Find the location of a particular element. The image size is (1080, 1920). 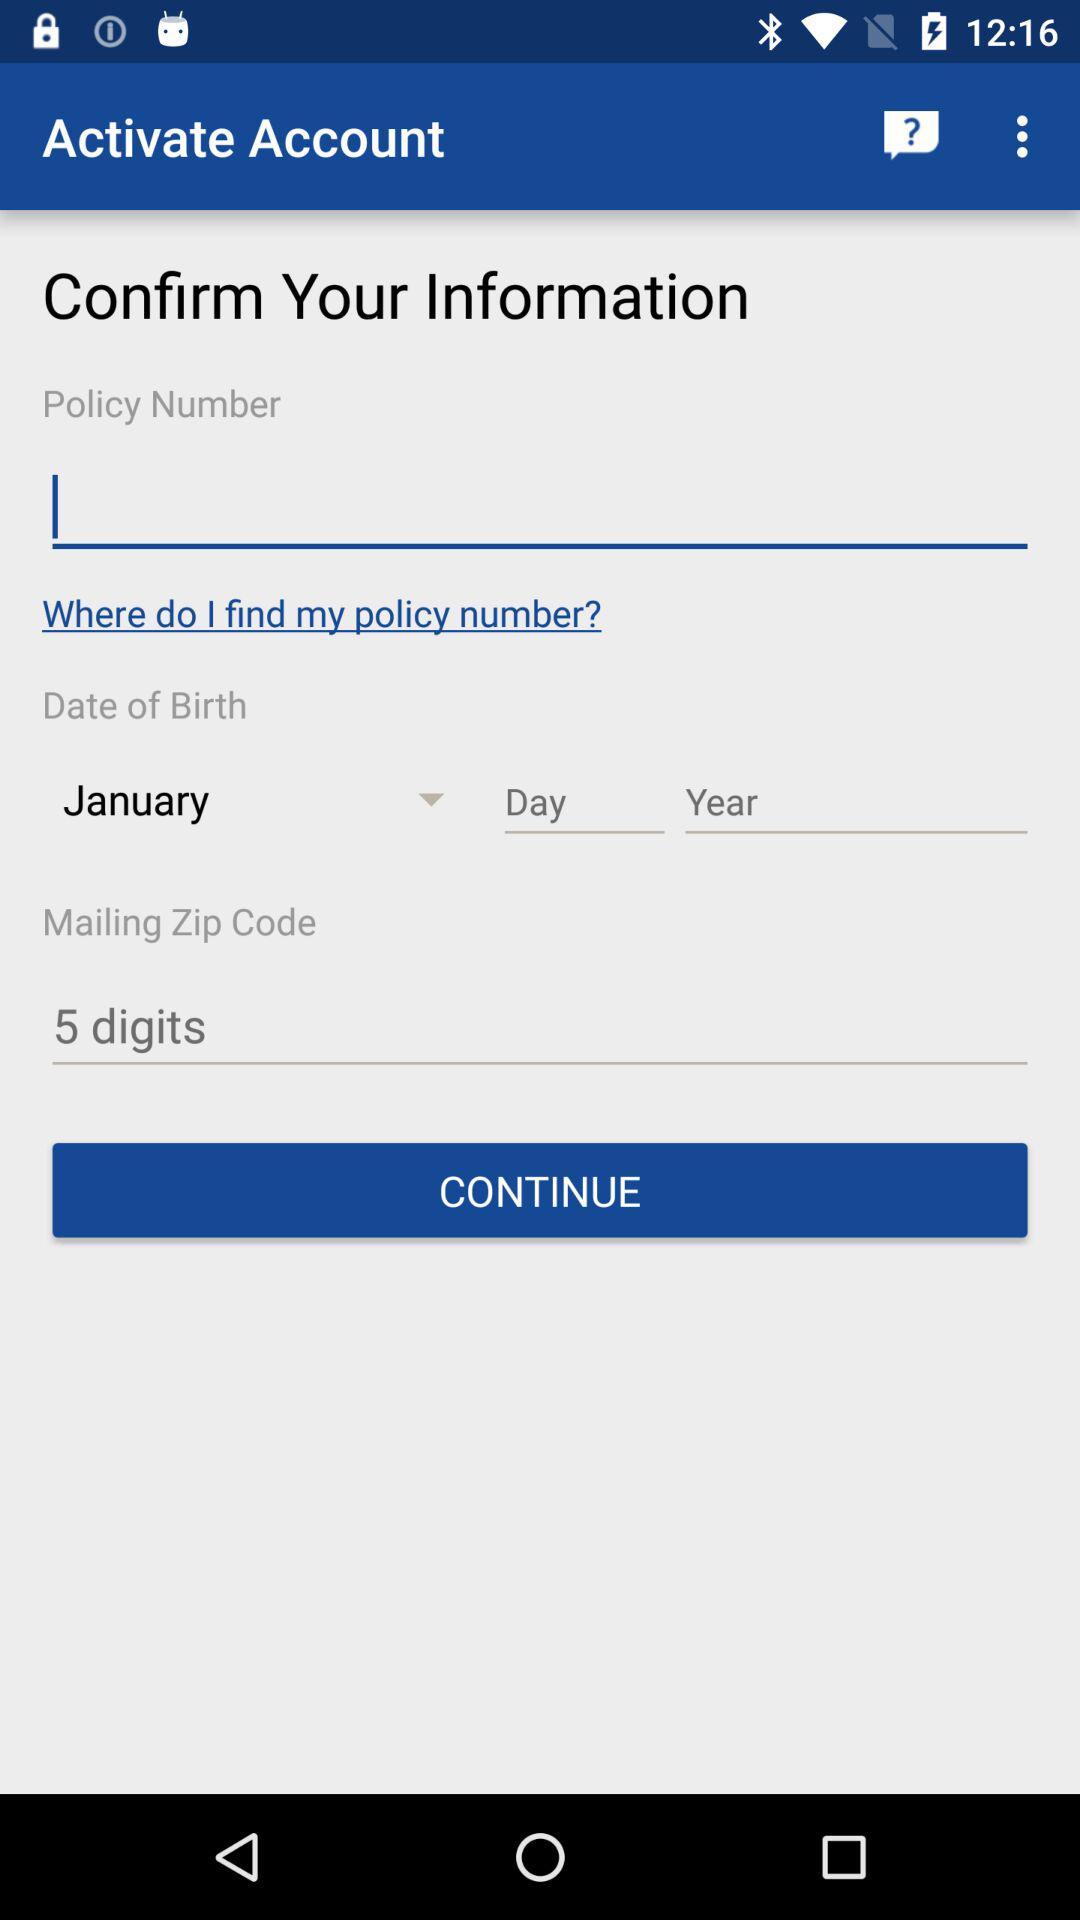

policy number field is located at coordinates (540, 507).